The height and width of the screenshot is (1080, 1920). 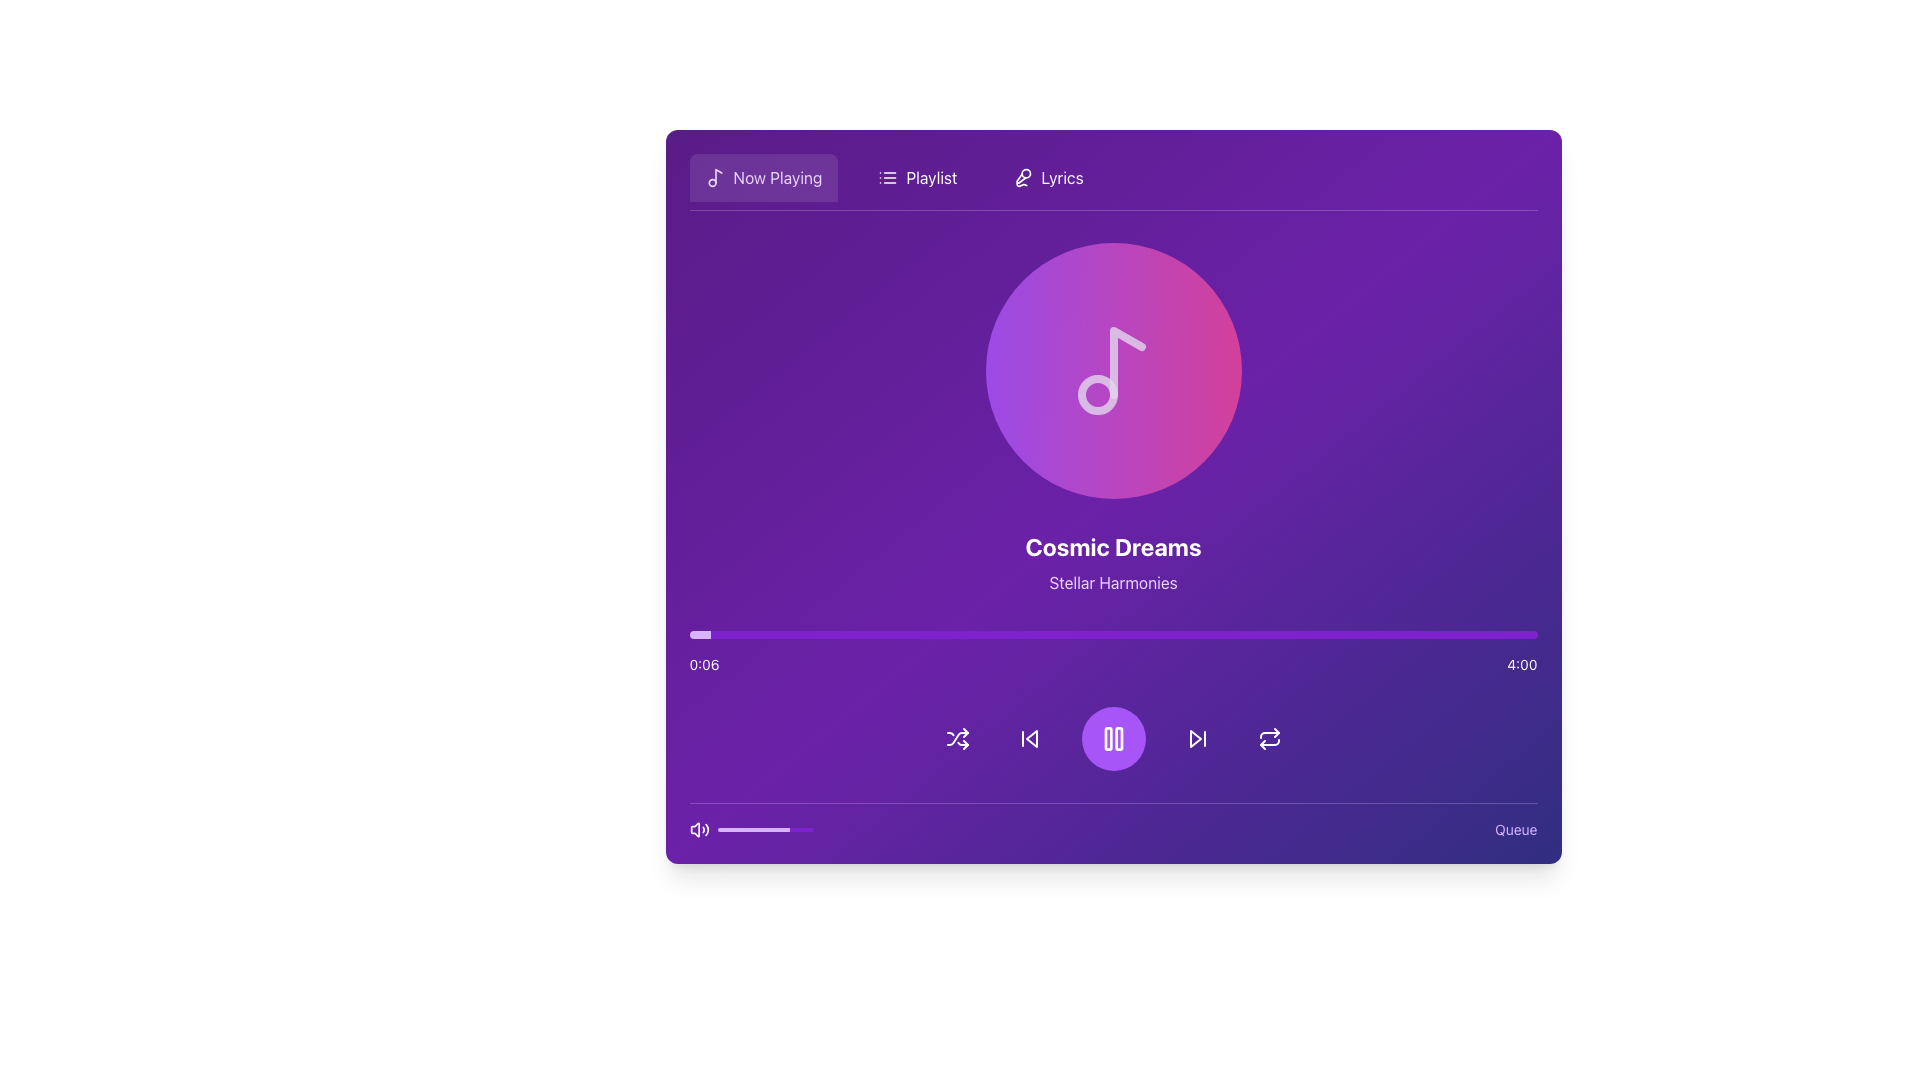 What do you see at coordinates (1029, 739) in the screenshot?
I see `the backward skip button, which is an icon resembling a triangular arrow pointing left, to skip to the previous track` at bounding box center [1029, 739].